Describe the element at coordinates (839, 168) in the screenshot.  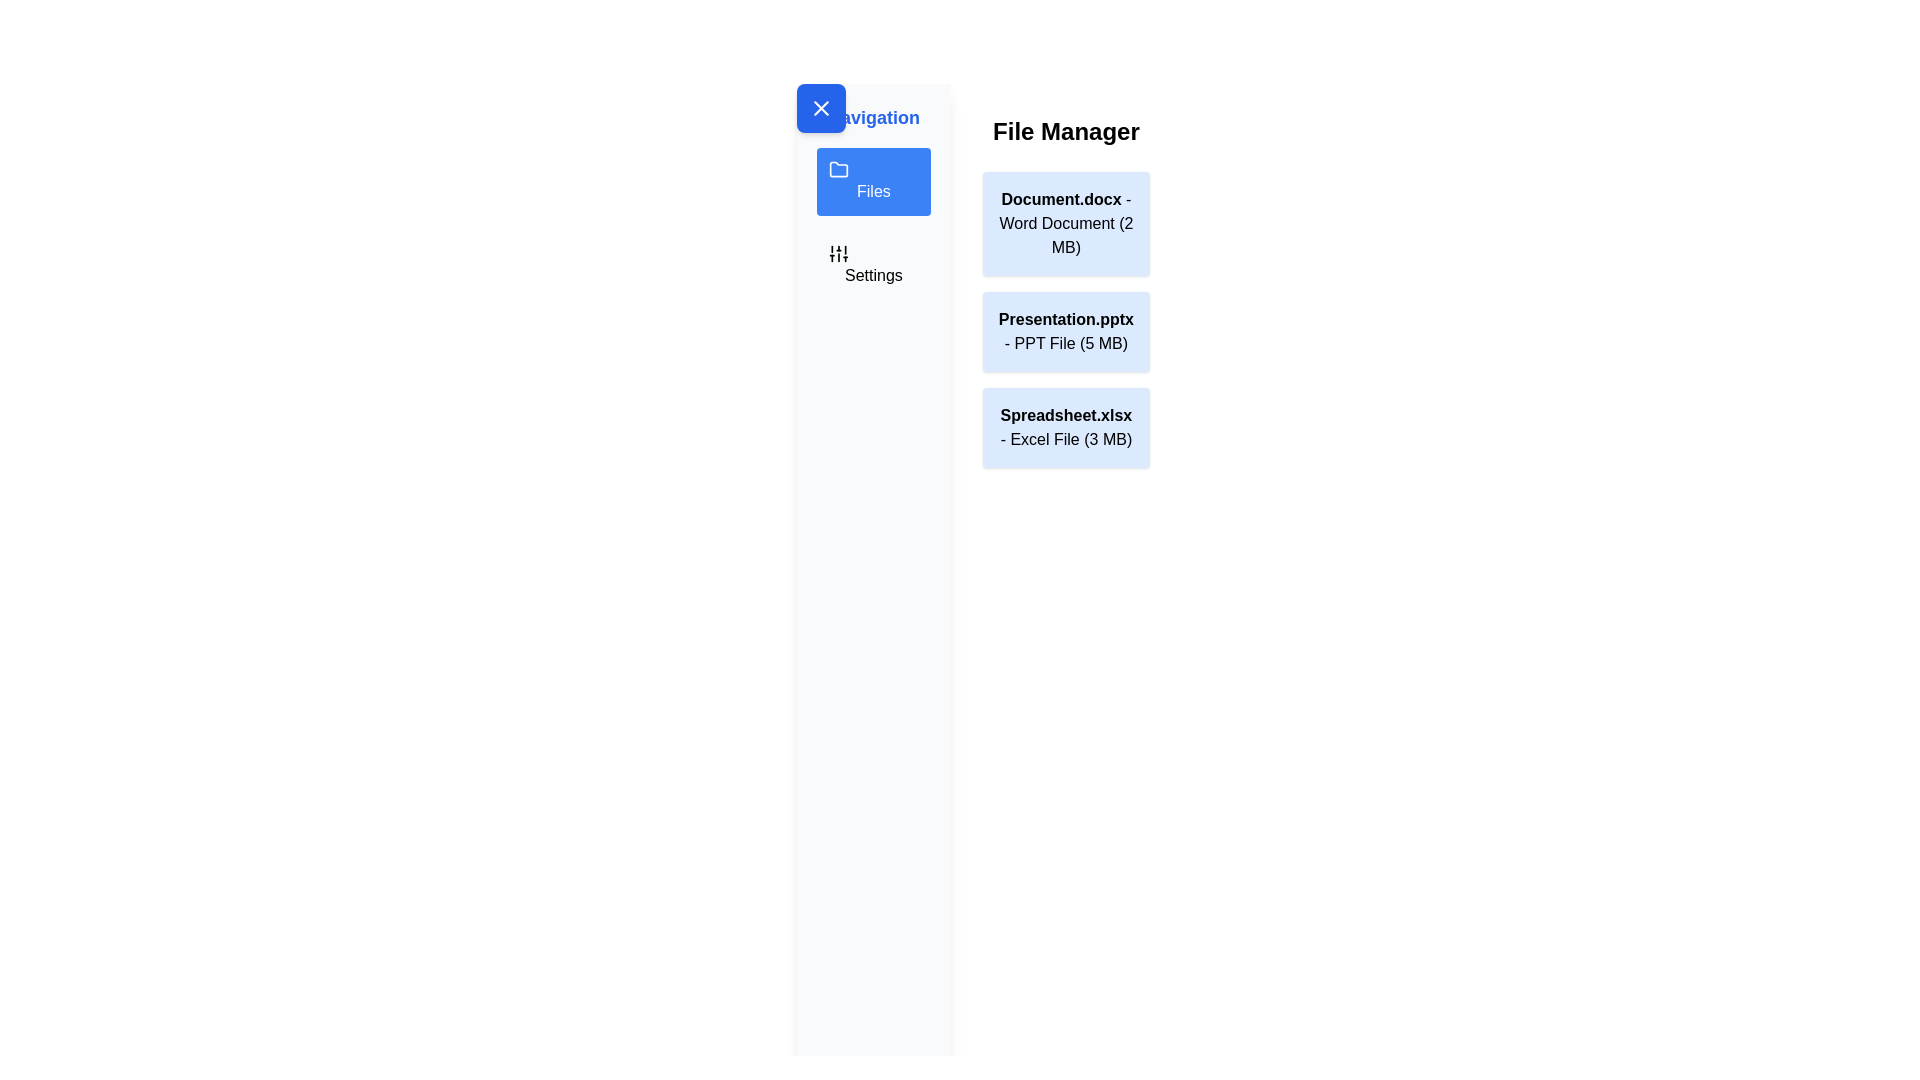
I see `the 'Files' button which contains the icon representing the 'Files' feature, located in the left navigation panel` at that location.